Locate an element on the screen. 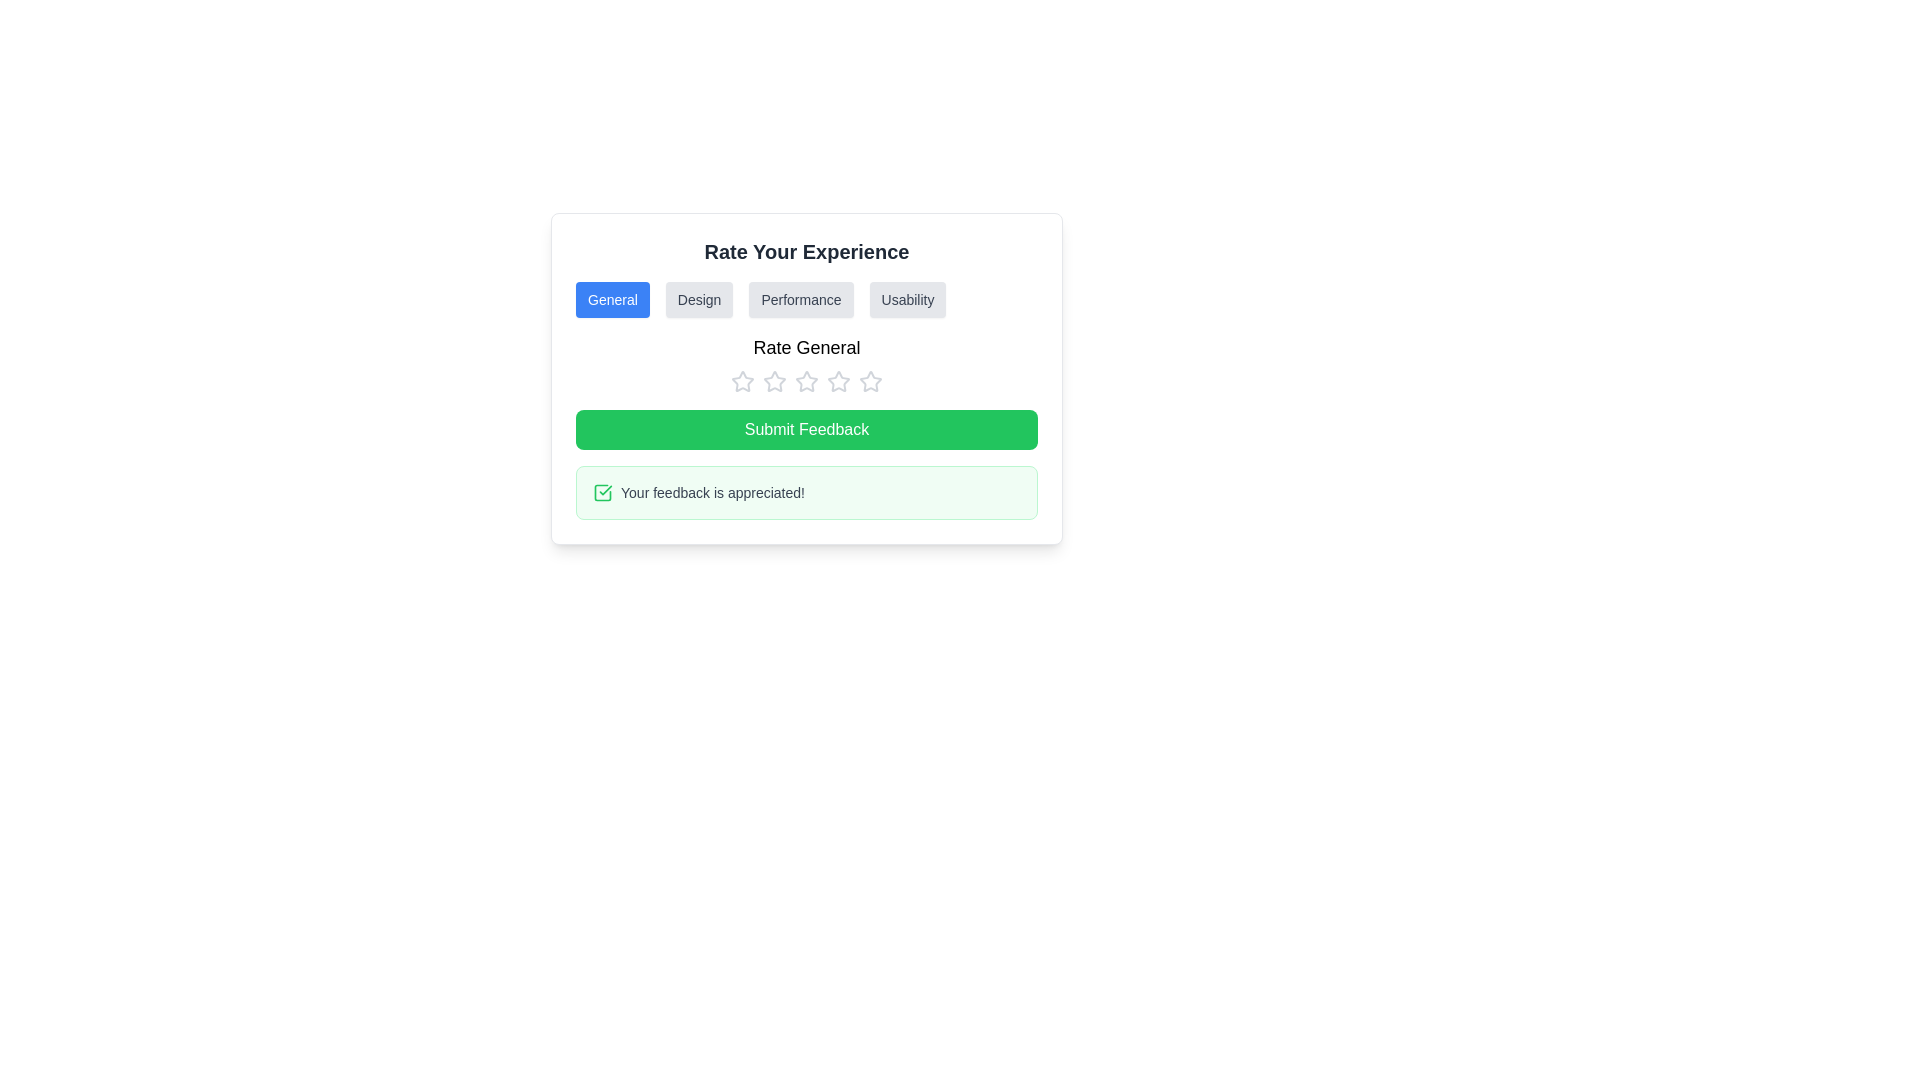  the third button in the horizontally-aligned group of four buttons, which filters or navigates to content related to 'Performance' is located at coordinates (801, 300).